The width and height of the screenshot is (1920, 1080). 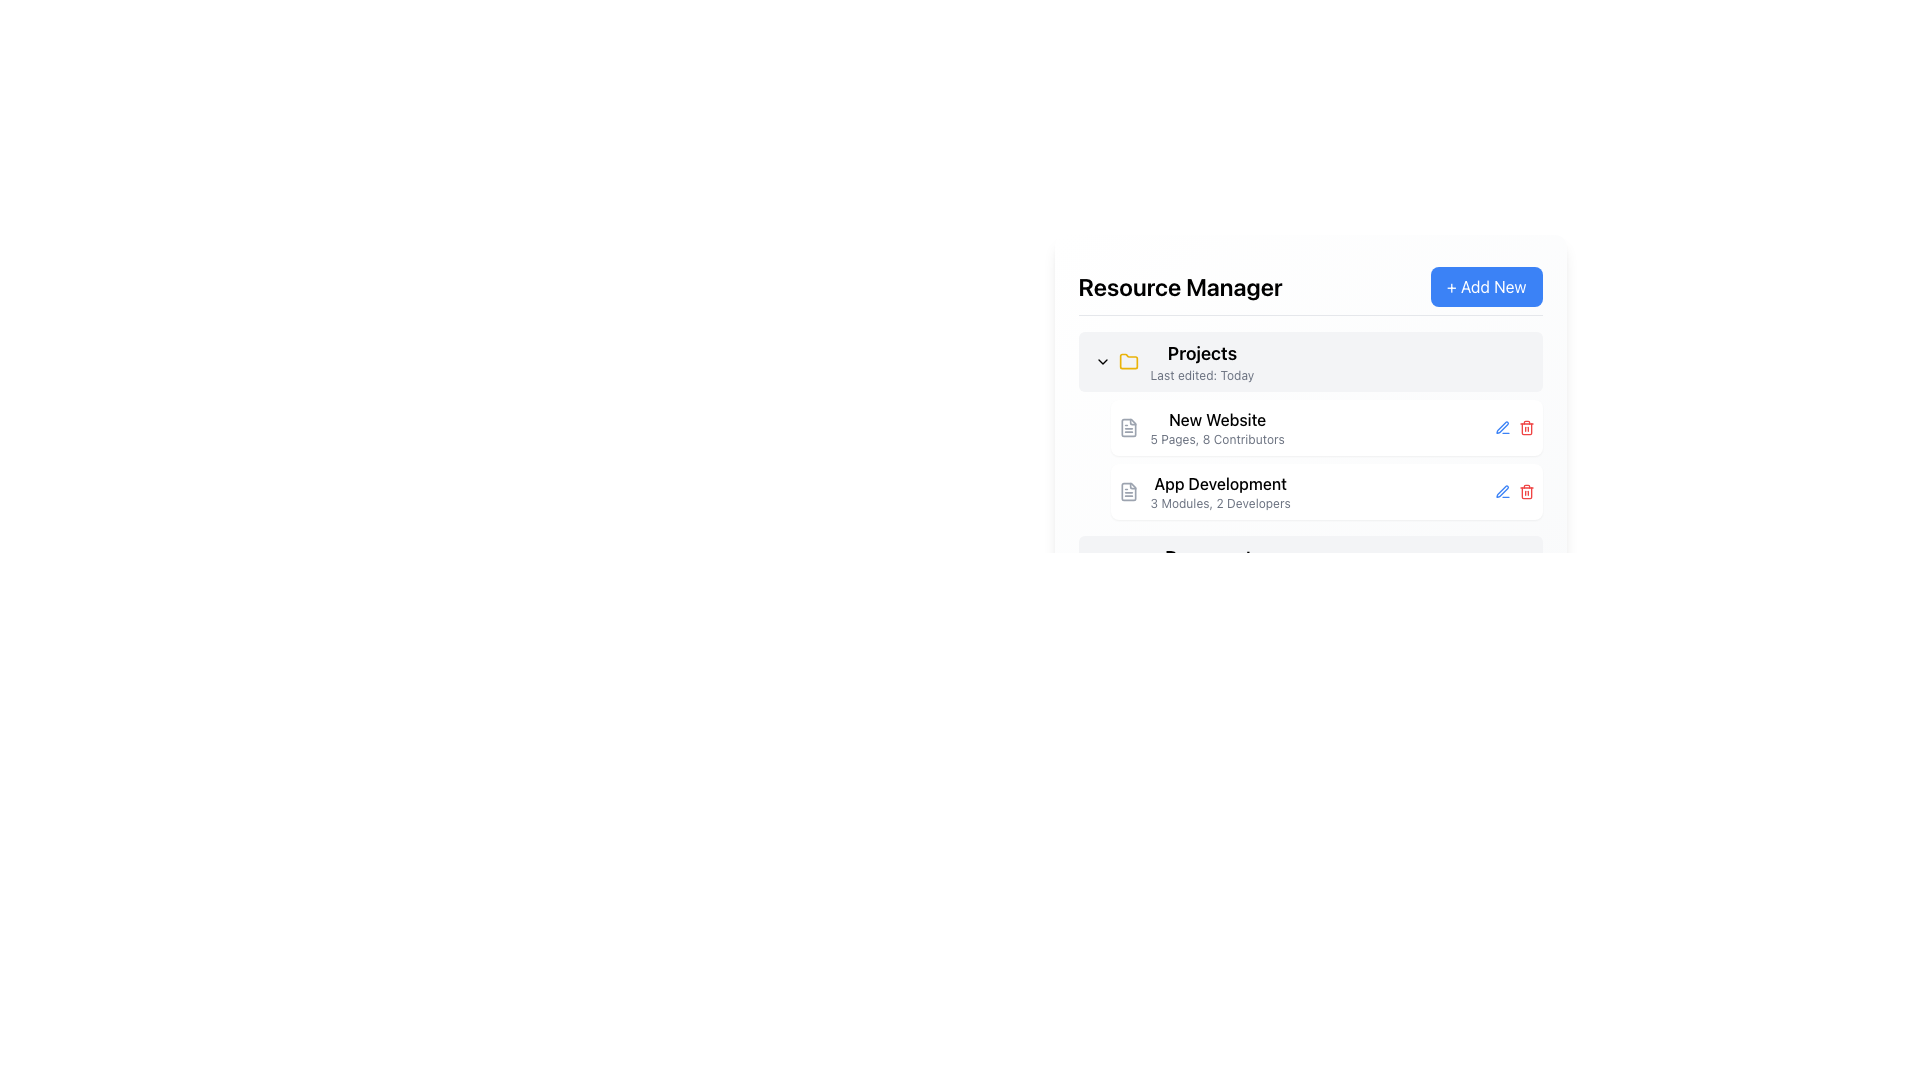 I want to click on the text display that reads '3 Modules, 2 Developers', which is styled with a smaller gray font and located directly below the bolded text 'App Development', so click(x=1219, y=503).